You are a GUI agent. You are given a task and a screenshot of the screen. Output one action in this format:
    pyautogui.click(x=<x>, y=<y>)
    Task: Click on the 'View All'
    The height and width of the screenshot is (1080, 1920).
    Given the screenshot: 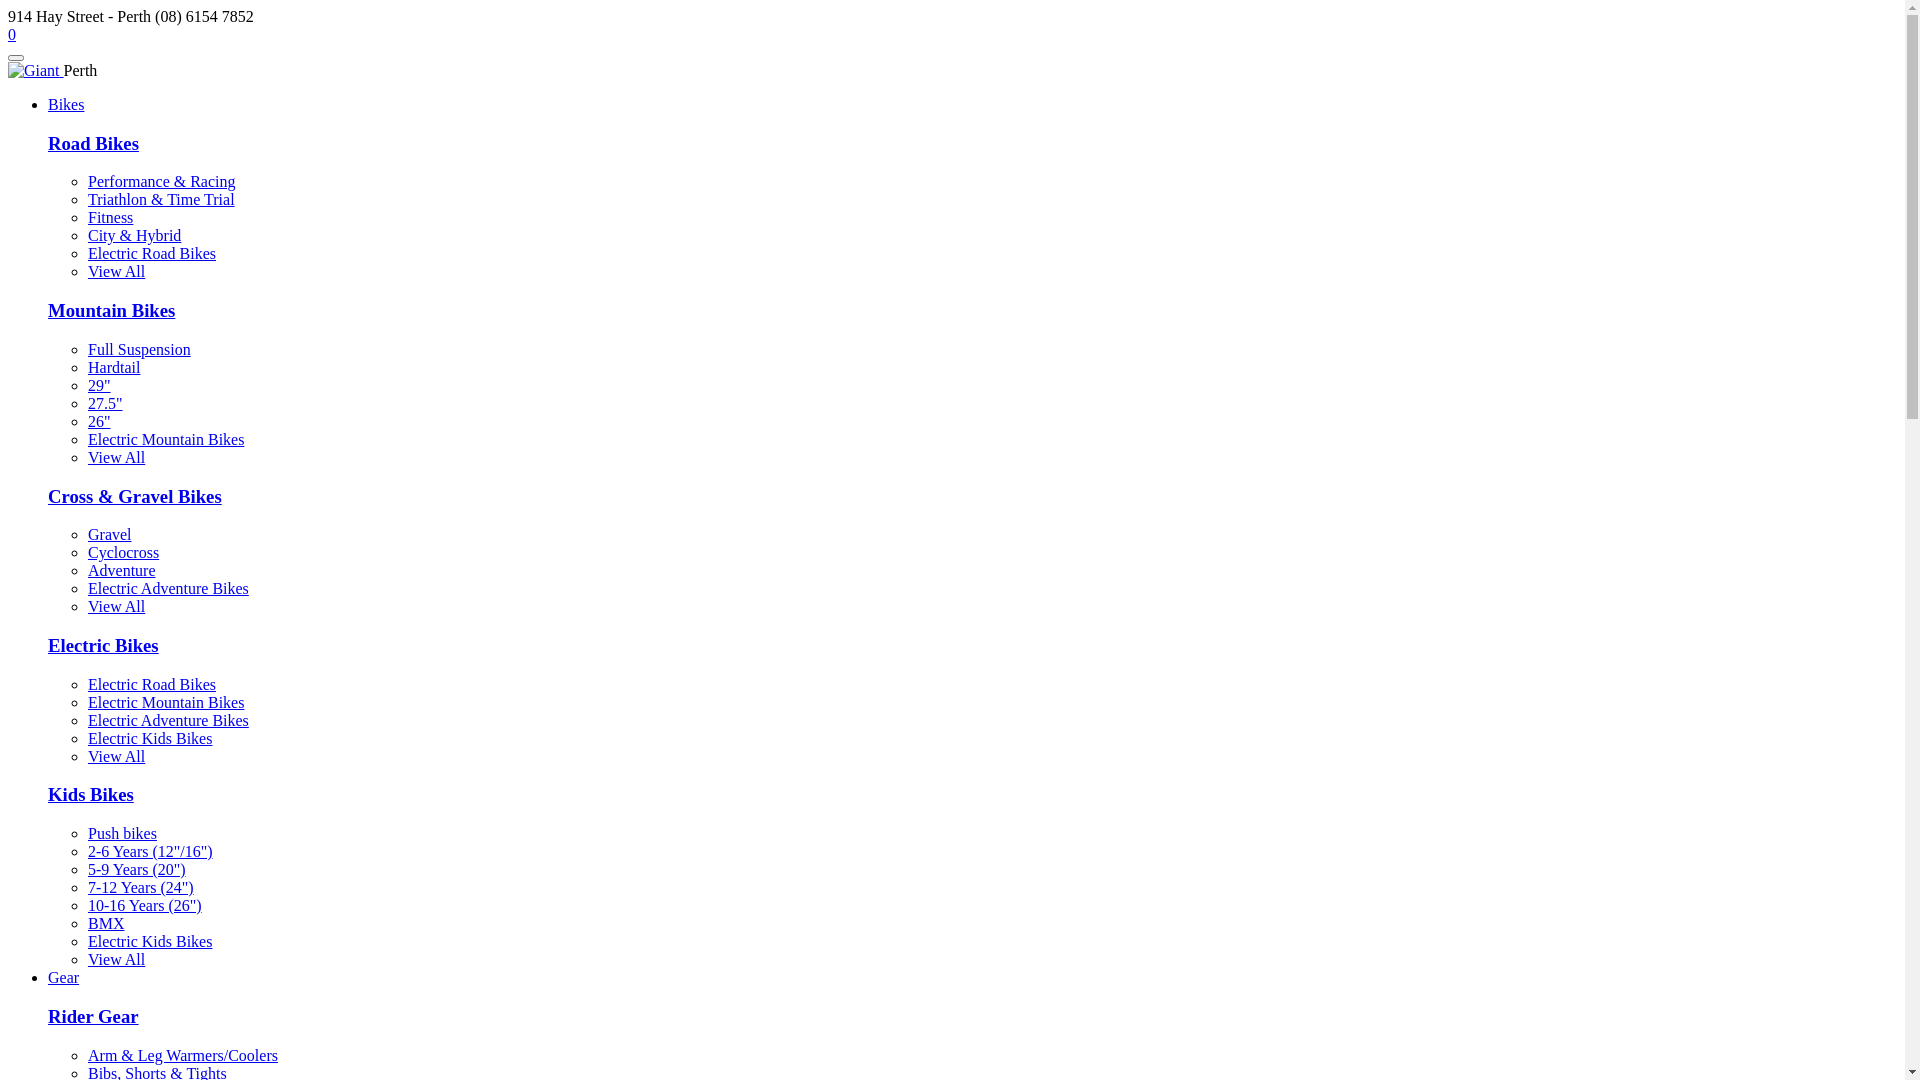 What is the action you would take?
    pyautogui.click(x=86, y=958)
    